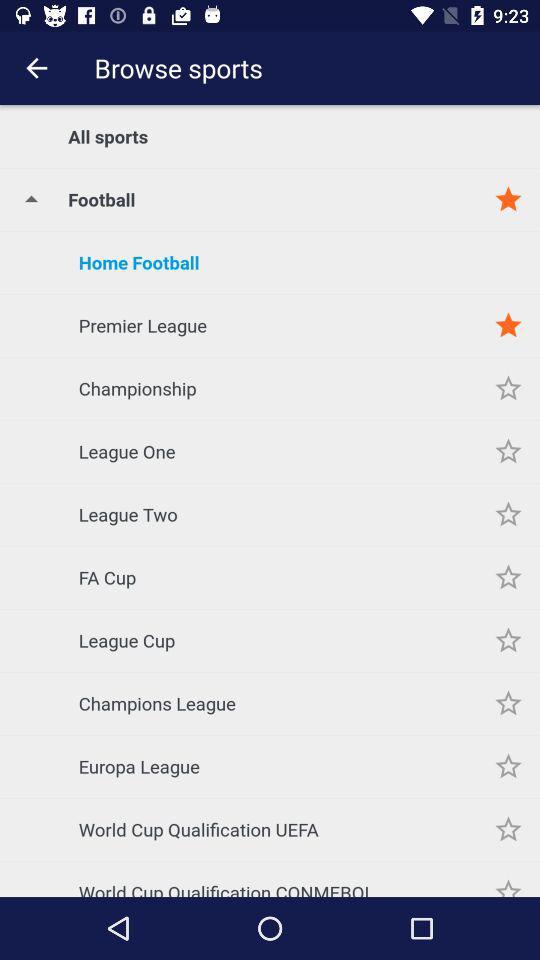 The image size is (540, 960). I want to click on for news articles to show in feed, so click(508, 451).